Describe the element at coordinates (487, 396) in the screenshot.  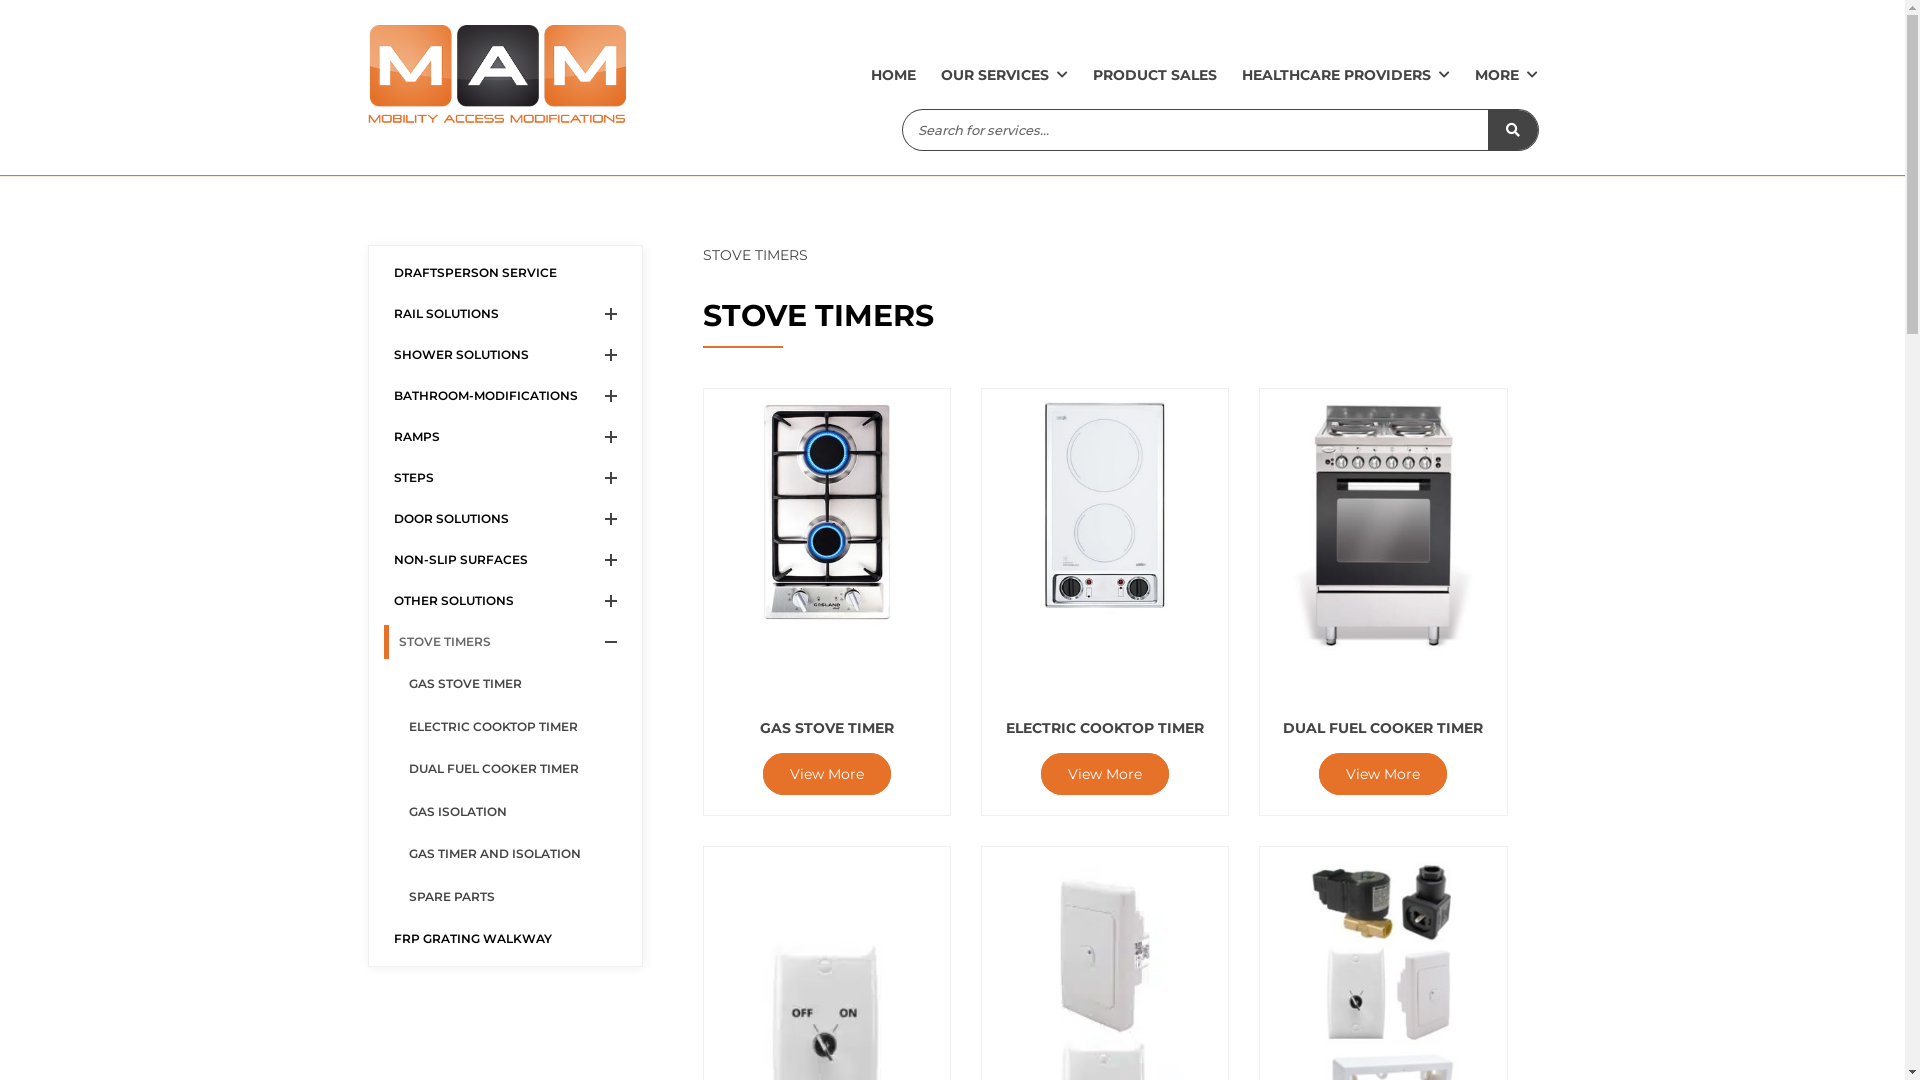
I see `'BATHROOM-MODIFICATIONS'` at that location.